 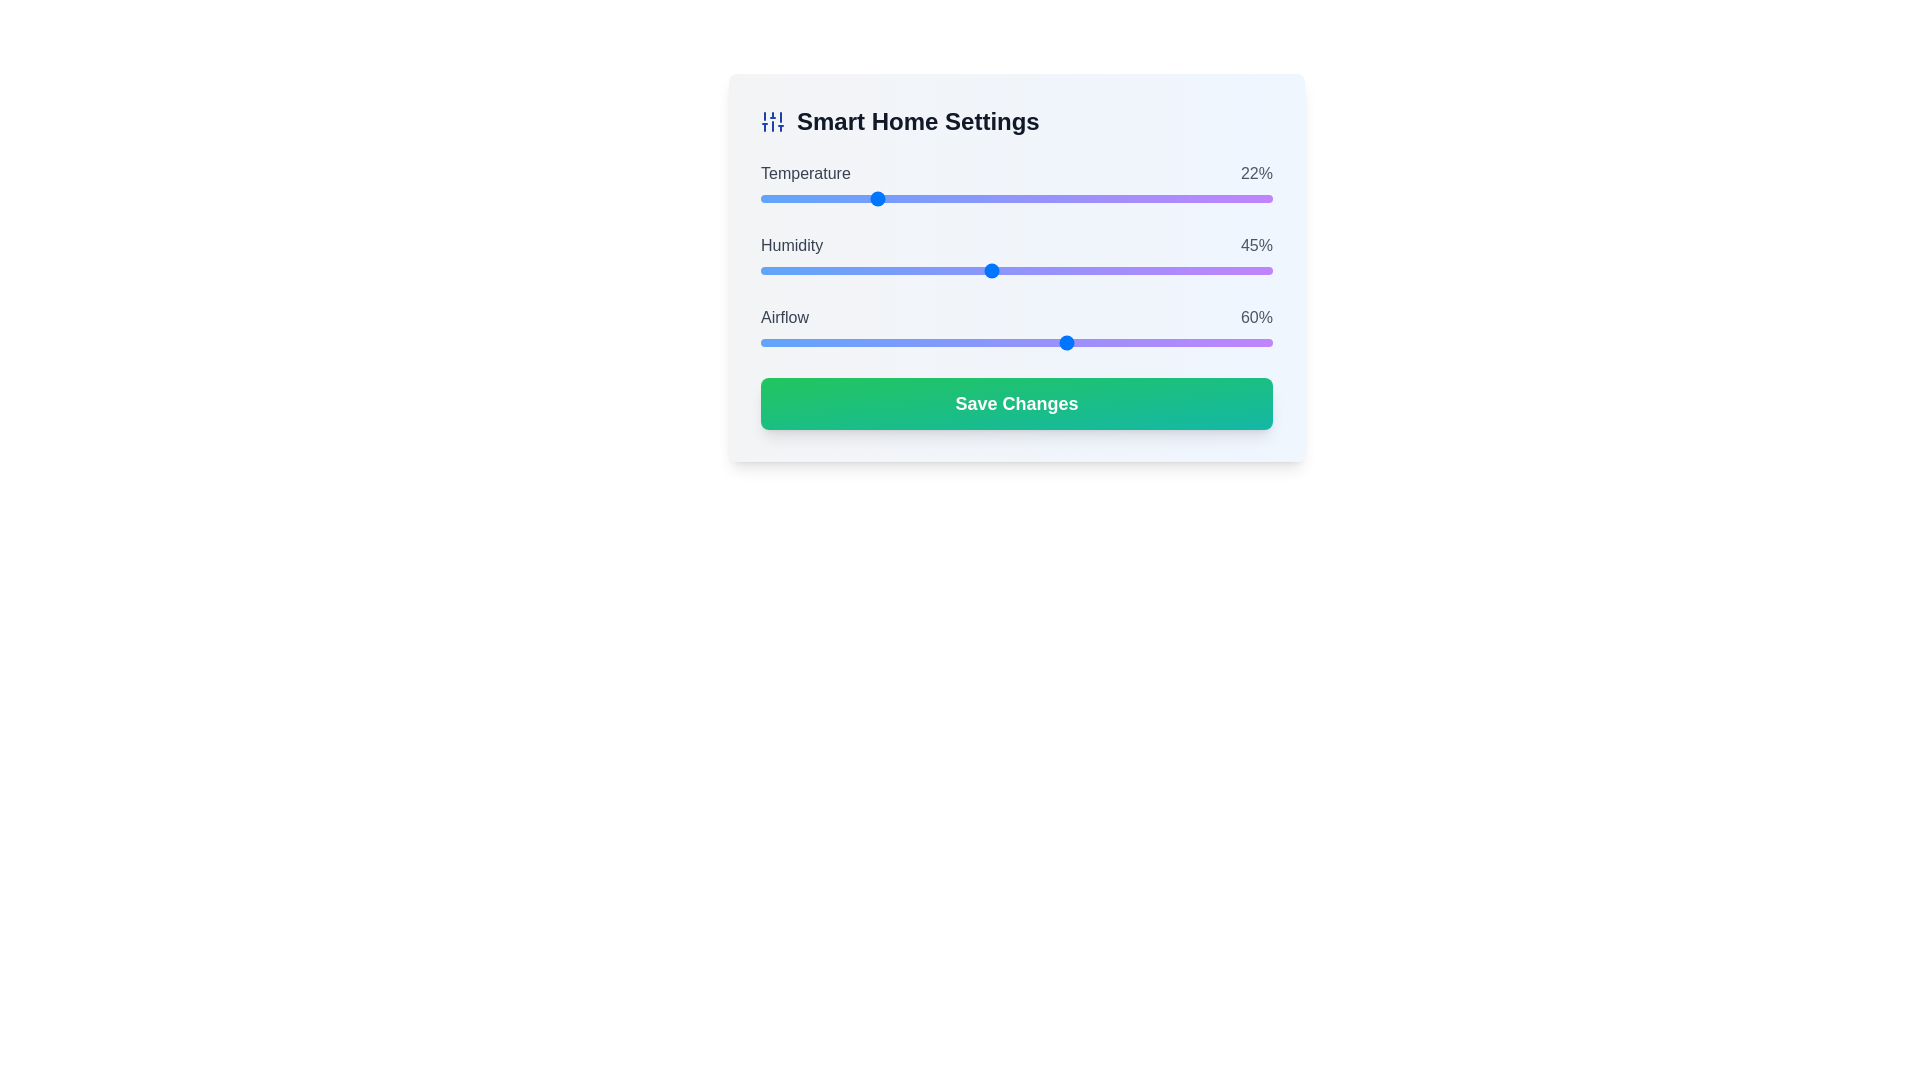 What do you see at coordinates (1017, 185) in the screenshot?
I see `the horizontal slider for 'Temperature' located beneath the label and alongside the text '22%'` at bounding box center [1017, 185].